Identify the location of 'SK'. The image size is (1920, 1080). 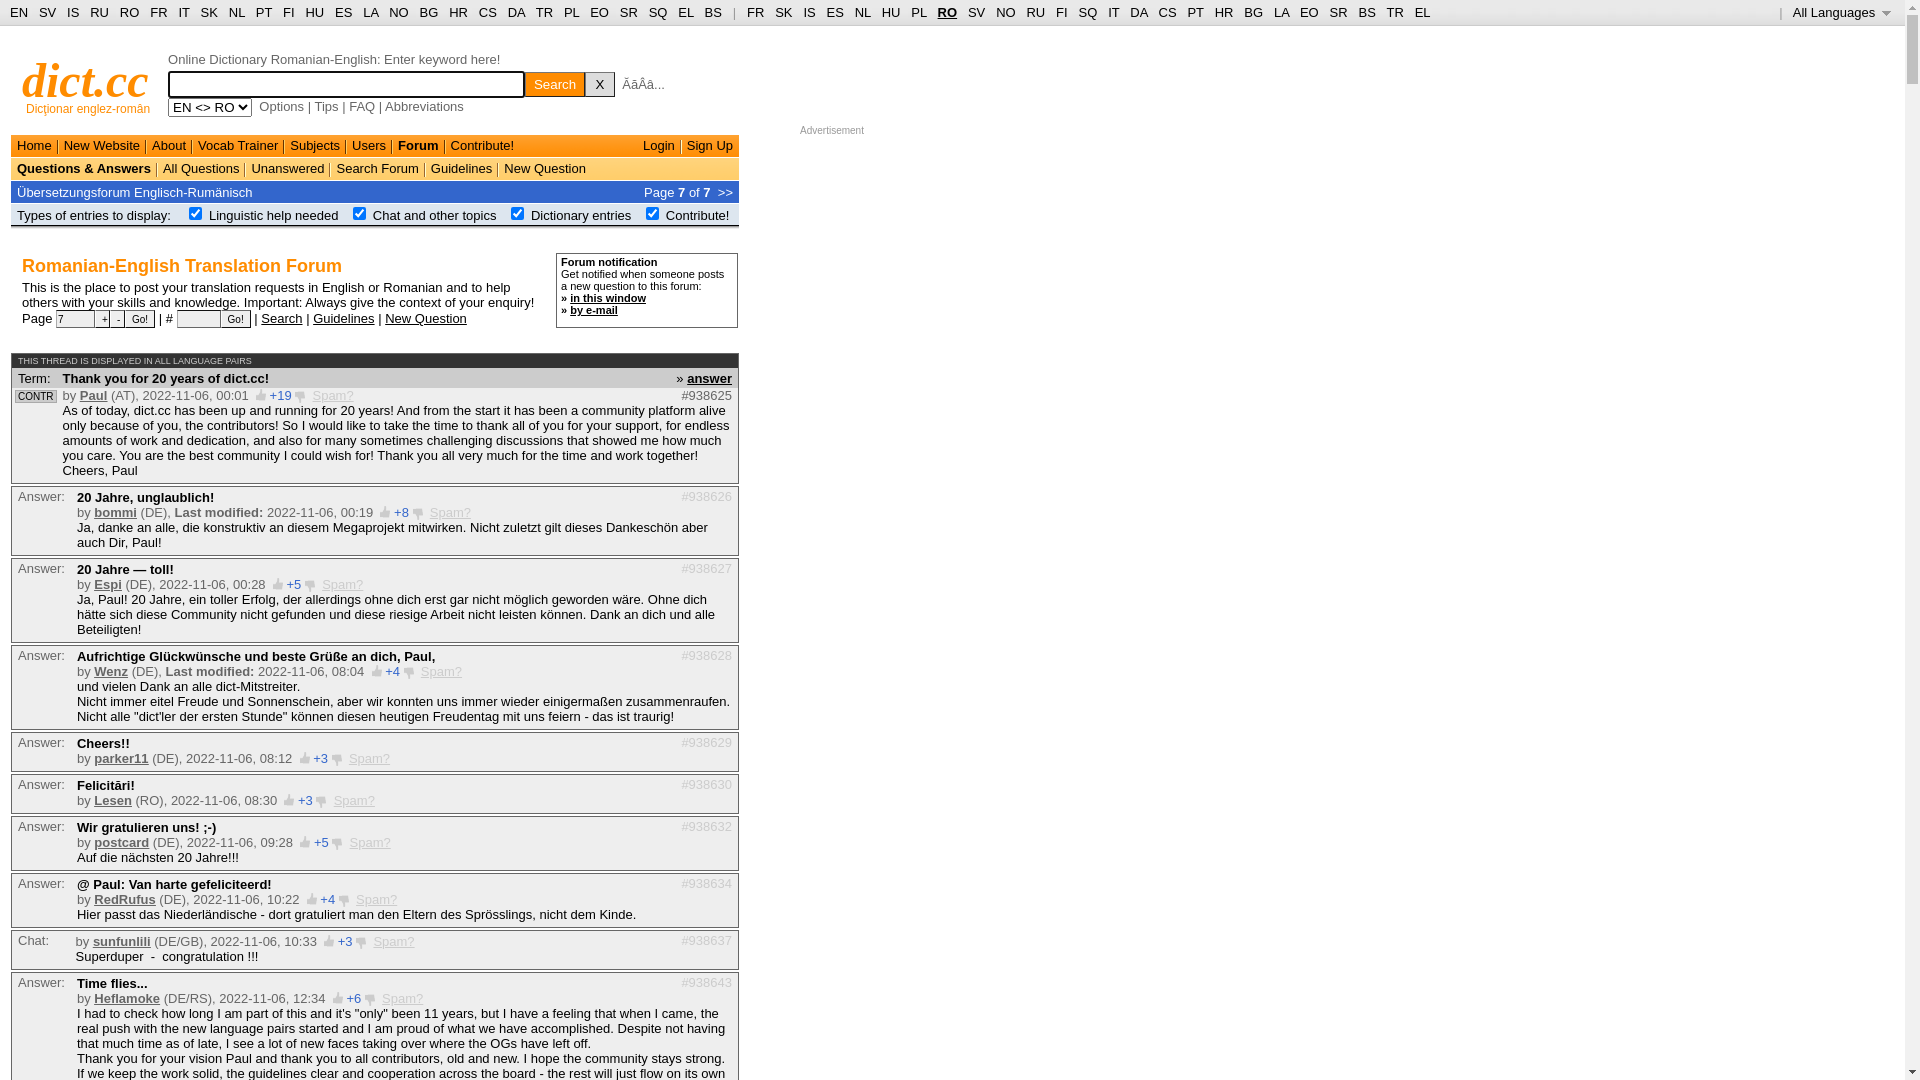
(782, 12).